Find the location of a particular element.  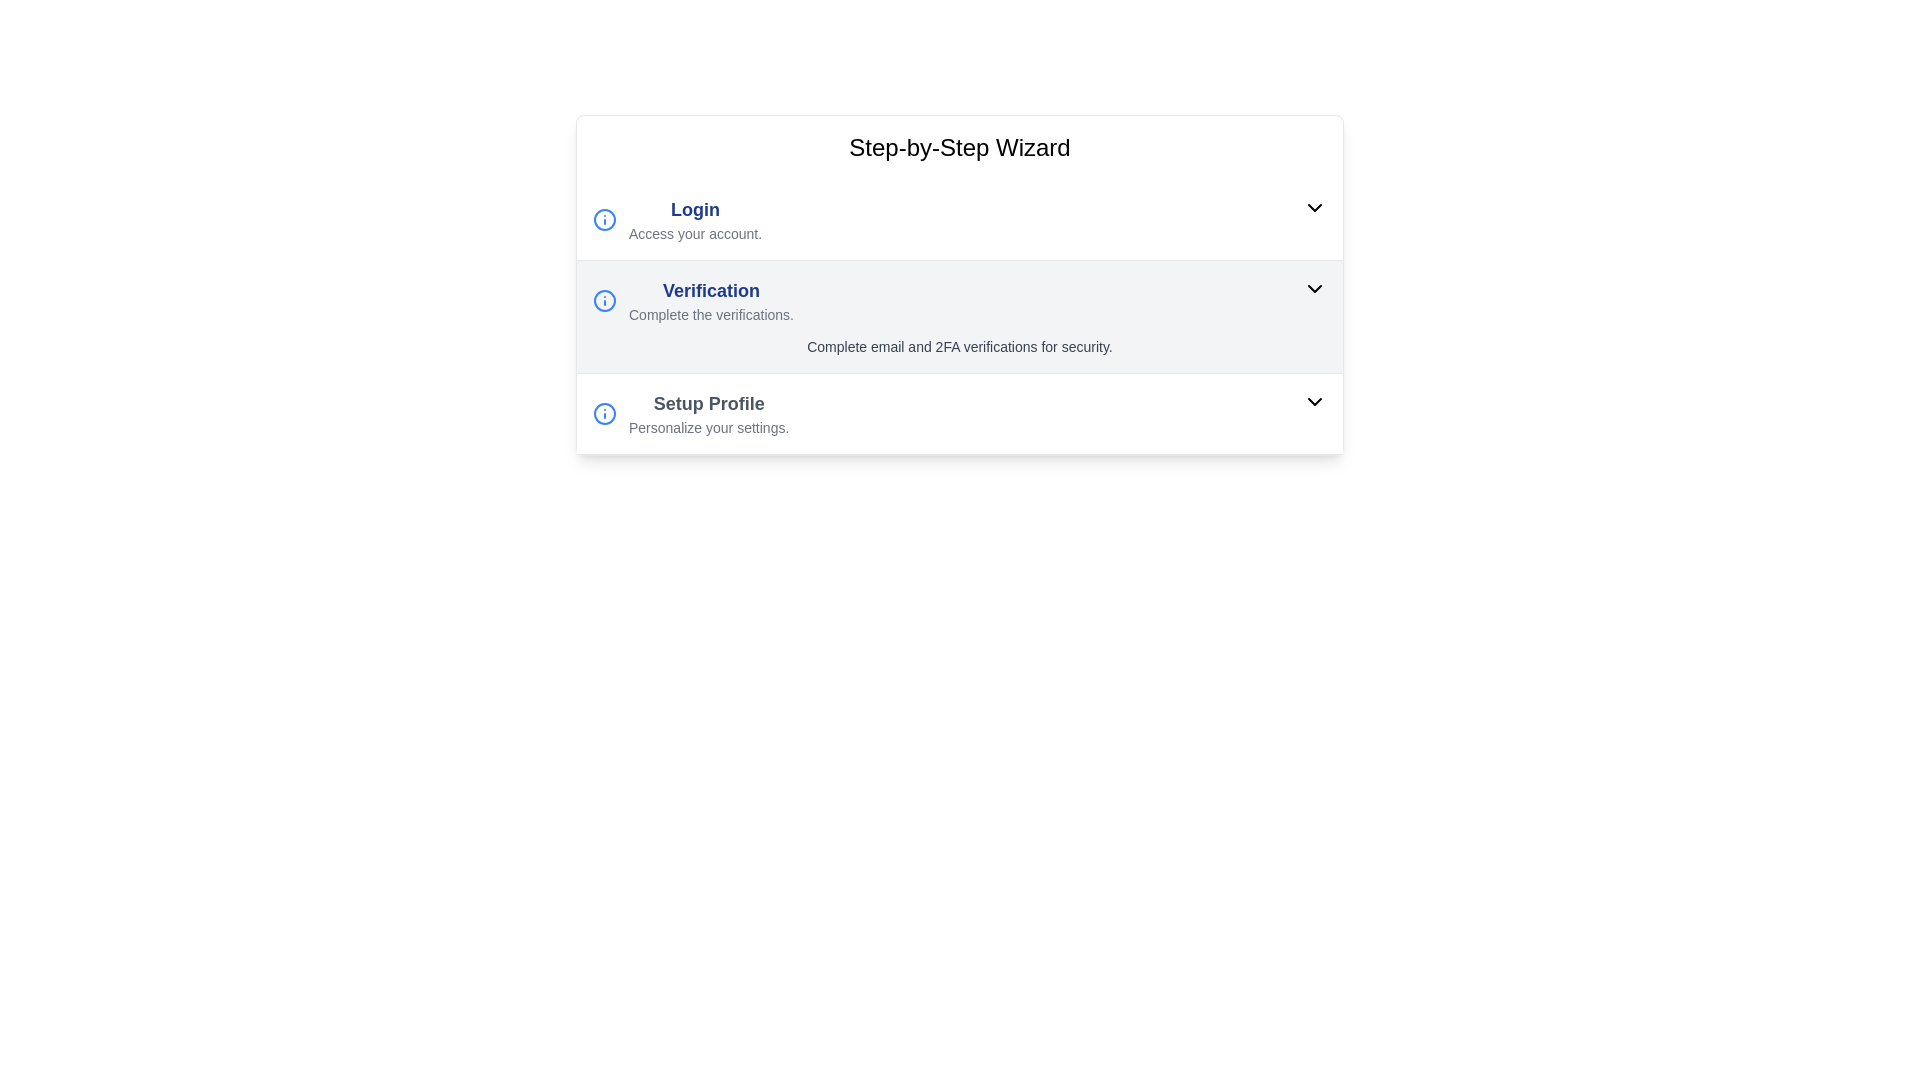

text content of the Text Block that displays 'Login' and 'Access your account.' located at the top-left of the vertically aligned stepper component is located at coordinates (695, 219).